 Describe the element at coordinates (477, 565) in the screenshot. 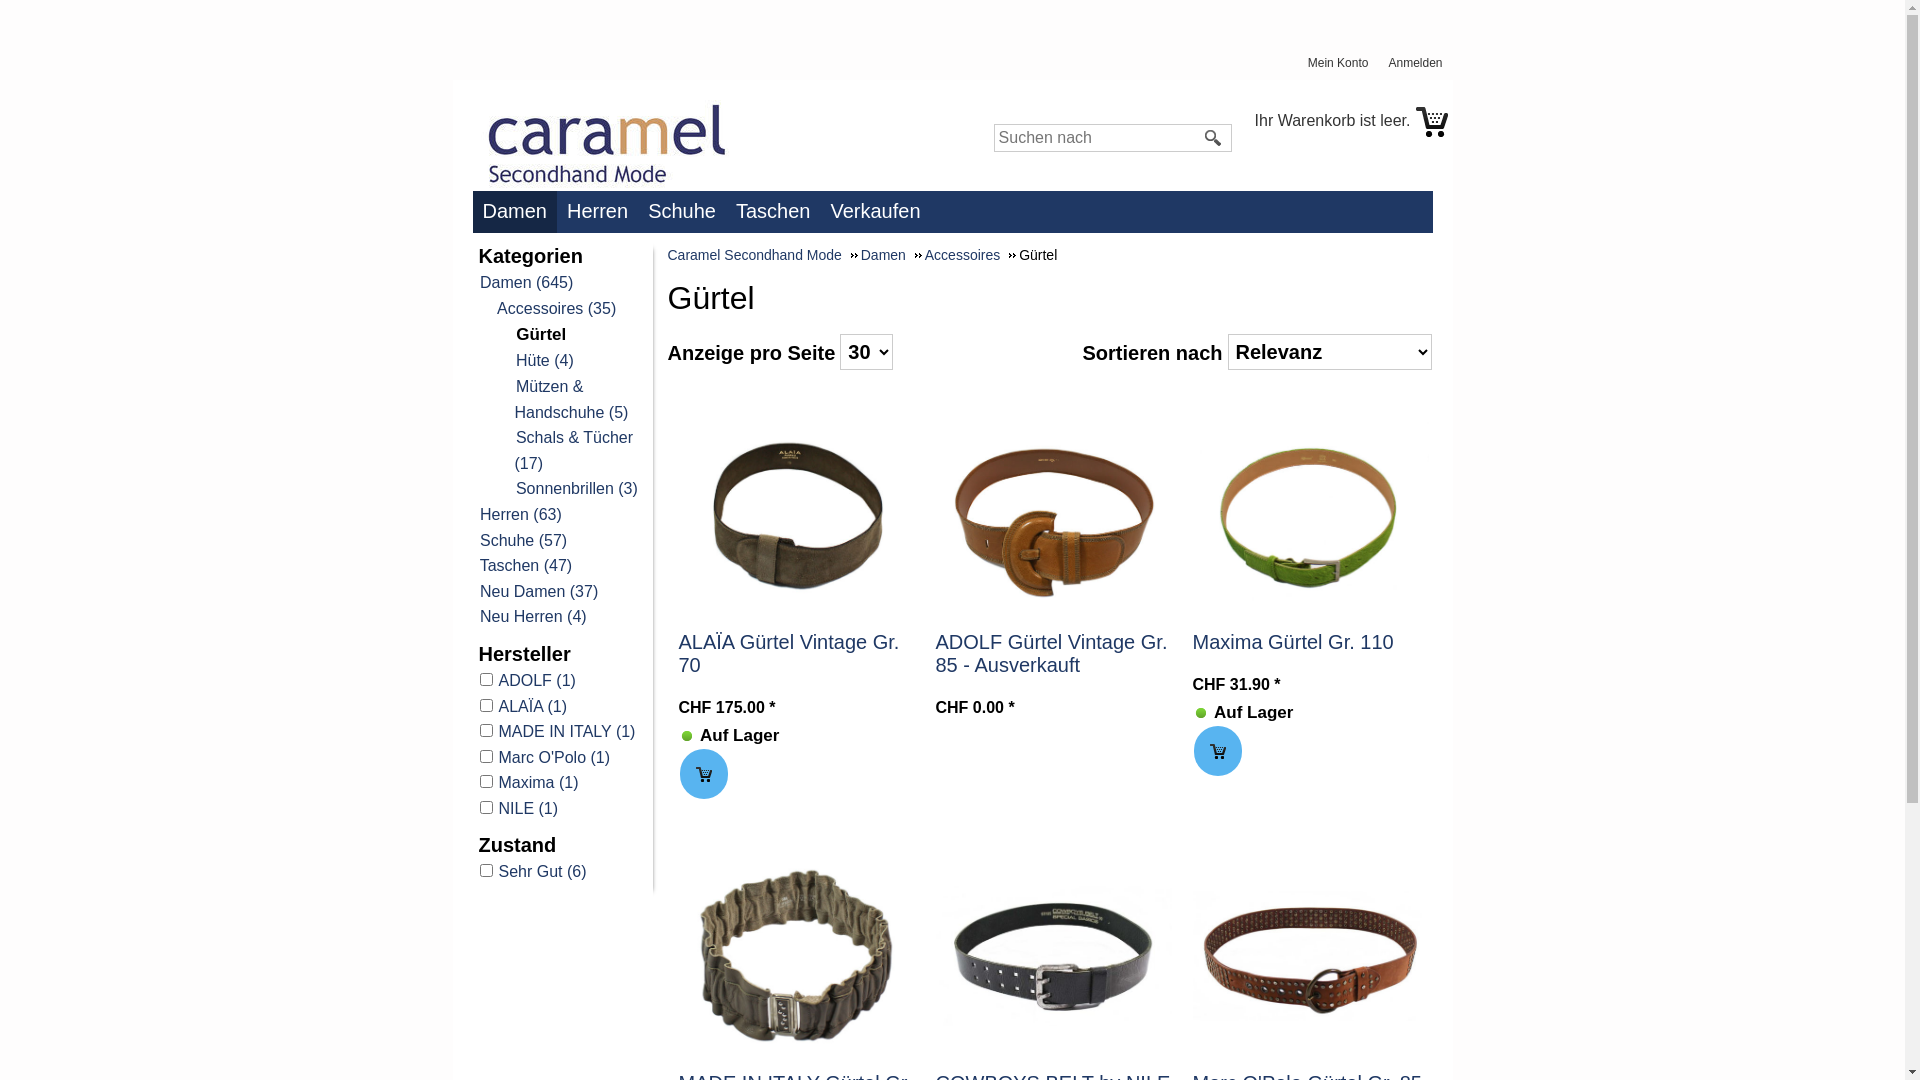

I see `'Taschen (47)'` at that location.